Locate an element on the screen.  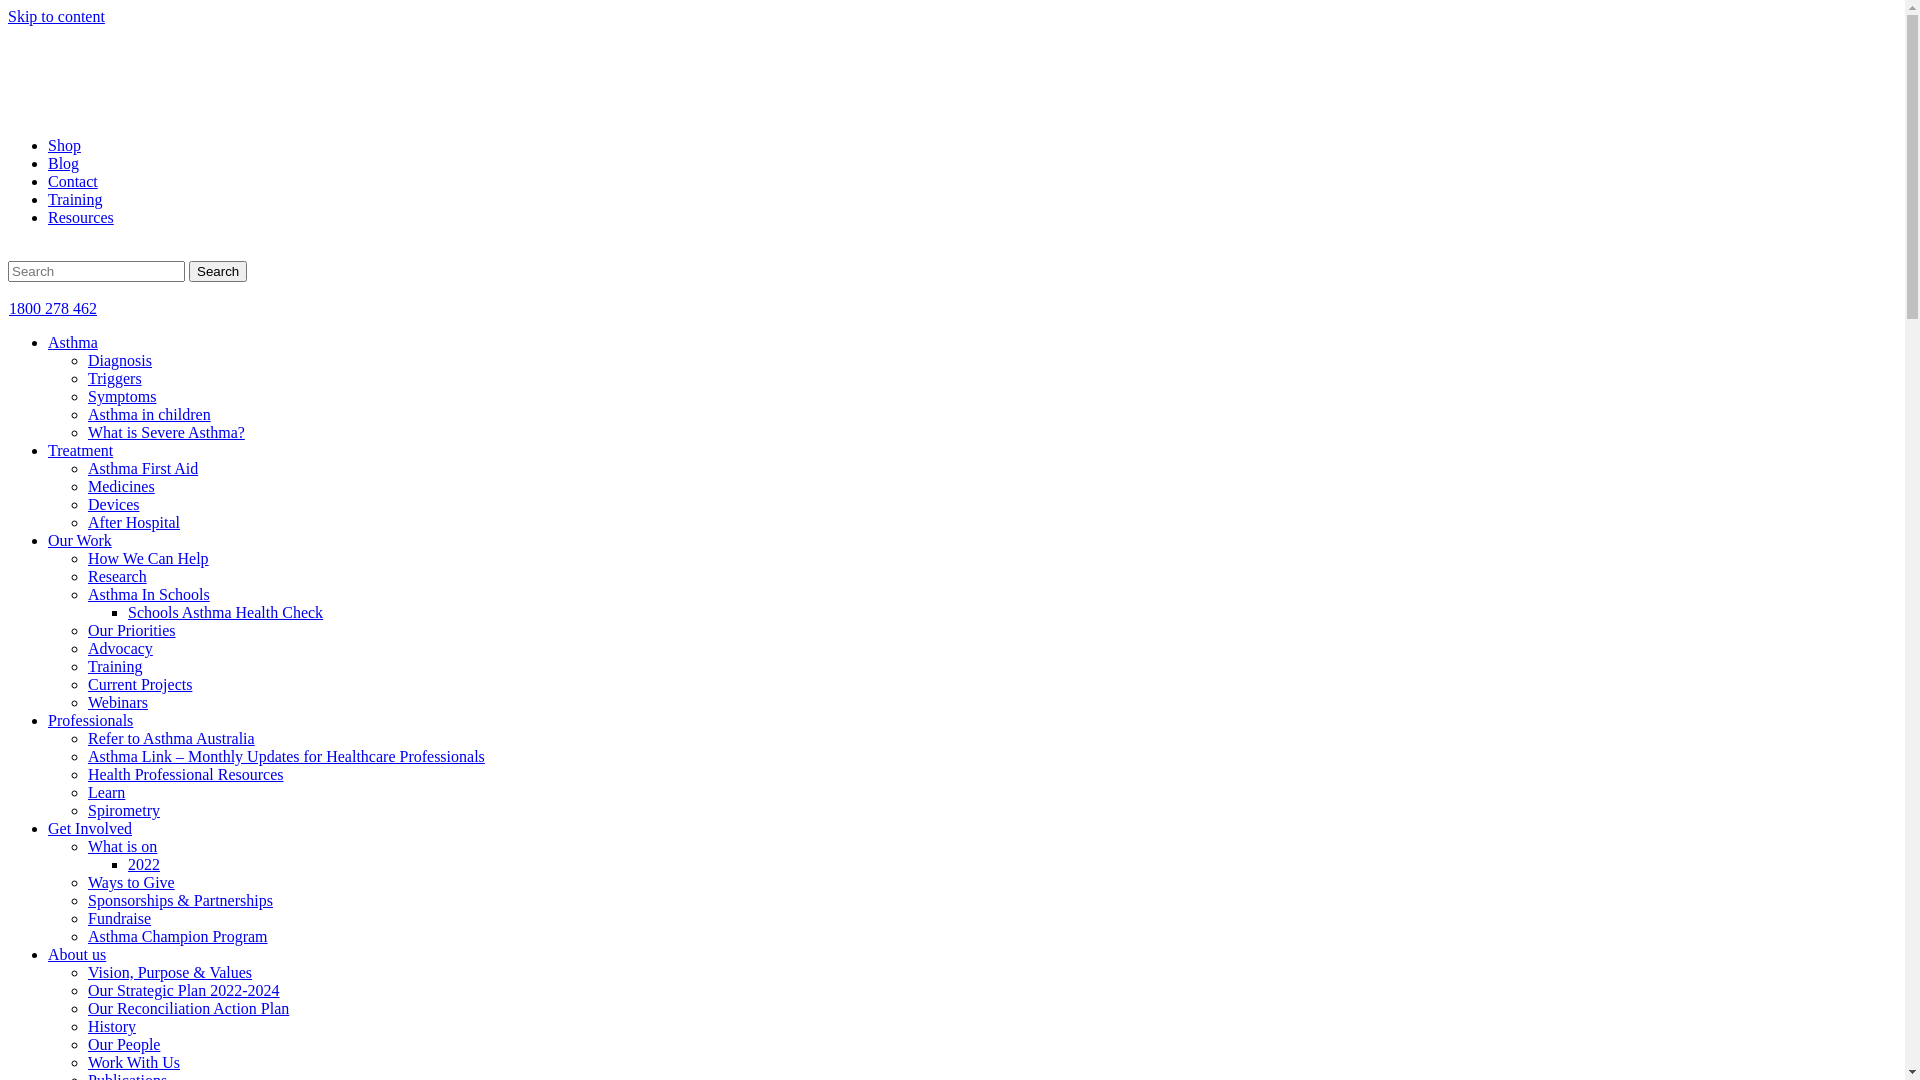
'Advocacy' is located at coordinates (119, 648).